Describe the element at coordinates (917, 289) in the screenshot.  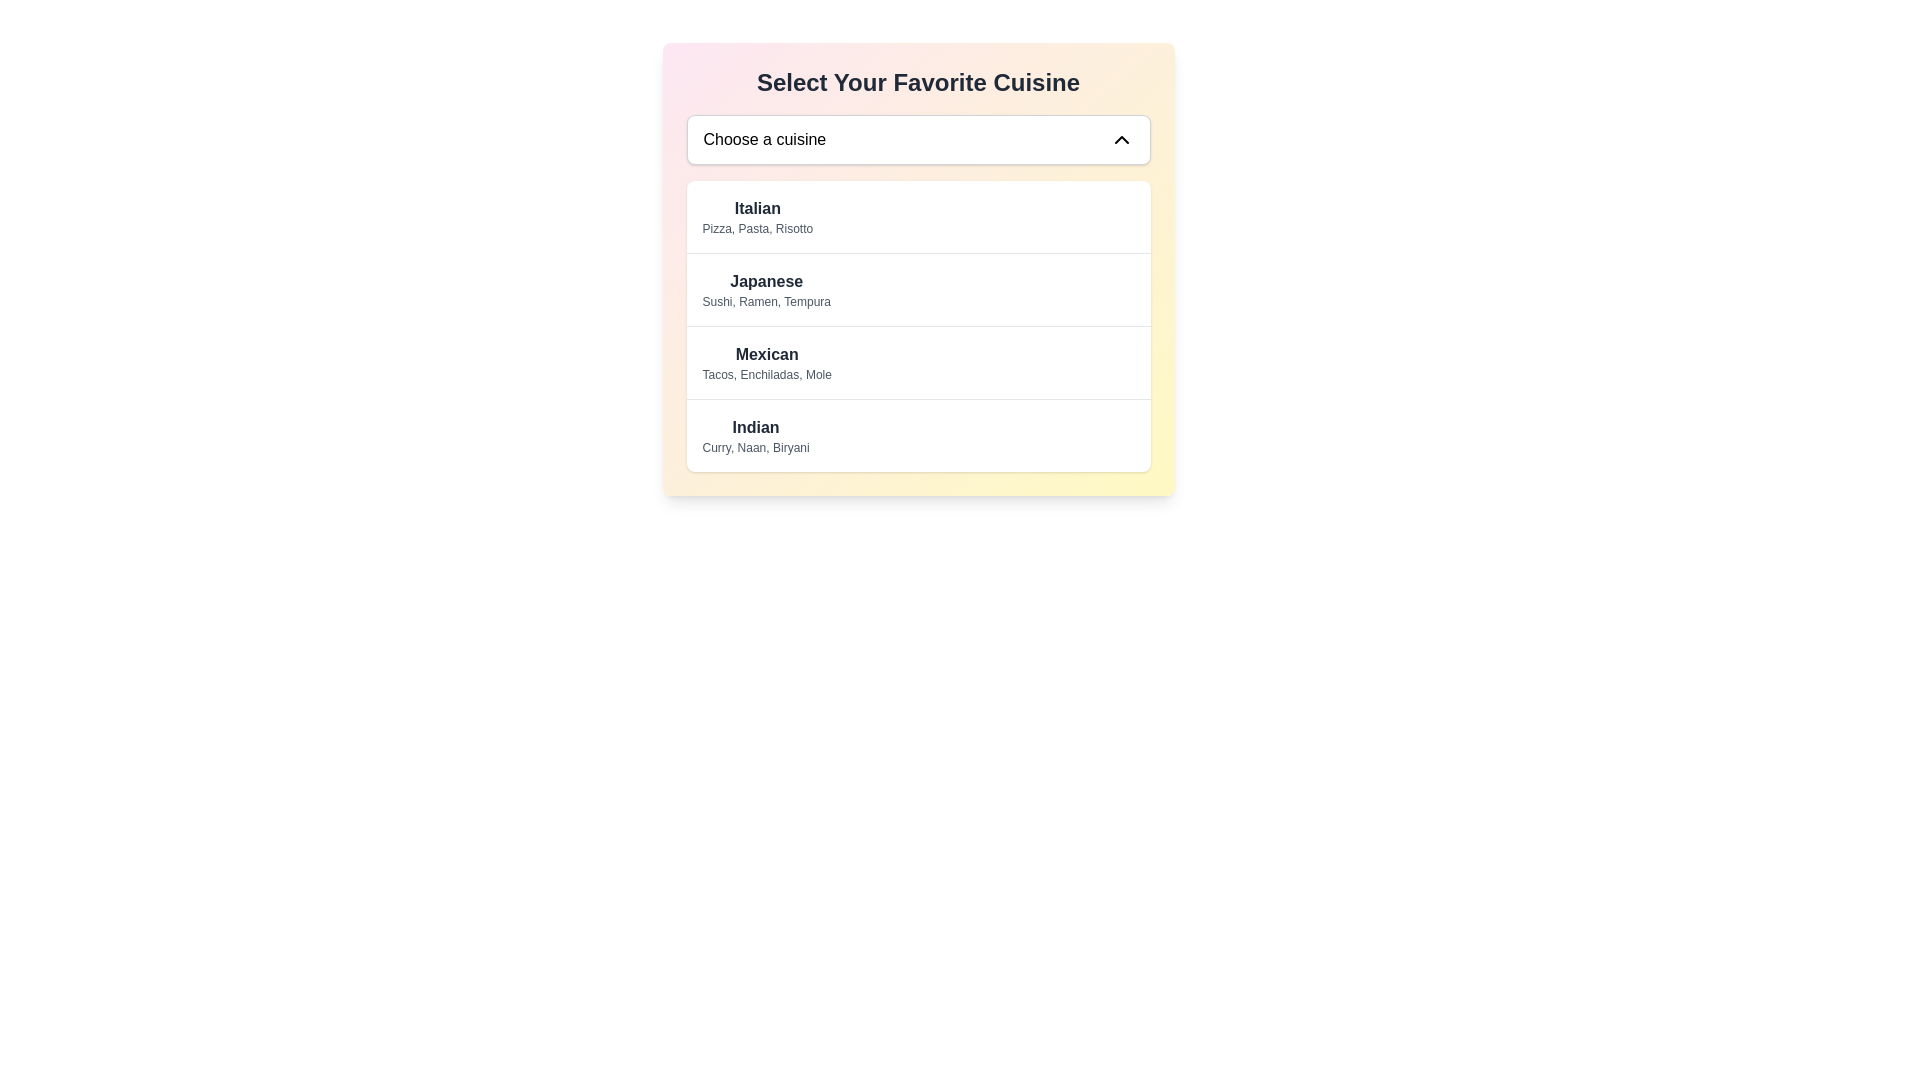
I see `the second cuisine option in the dropdown menu, which is styled with a bold title 'Japanese' and a lighter gray subtitle detailing 'Sushi, Ramen, Tempura'` at that location.